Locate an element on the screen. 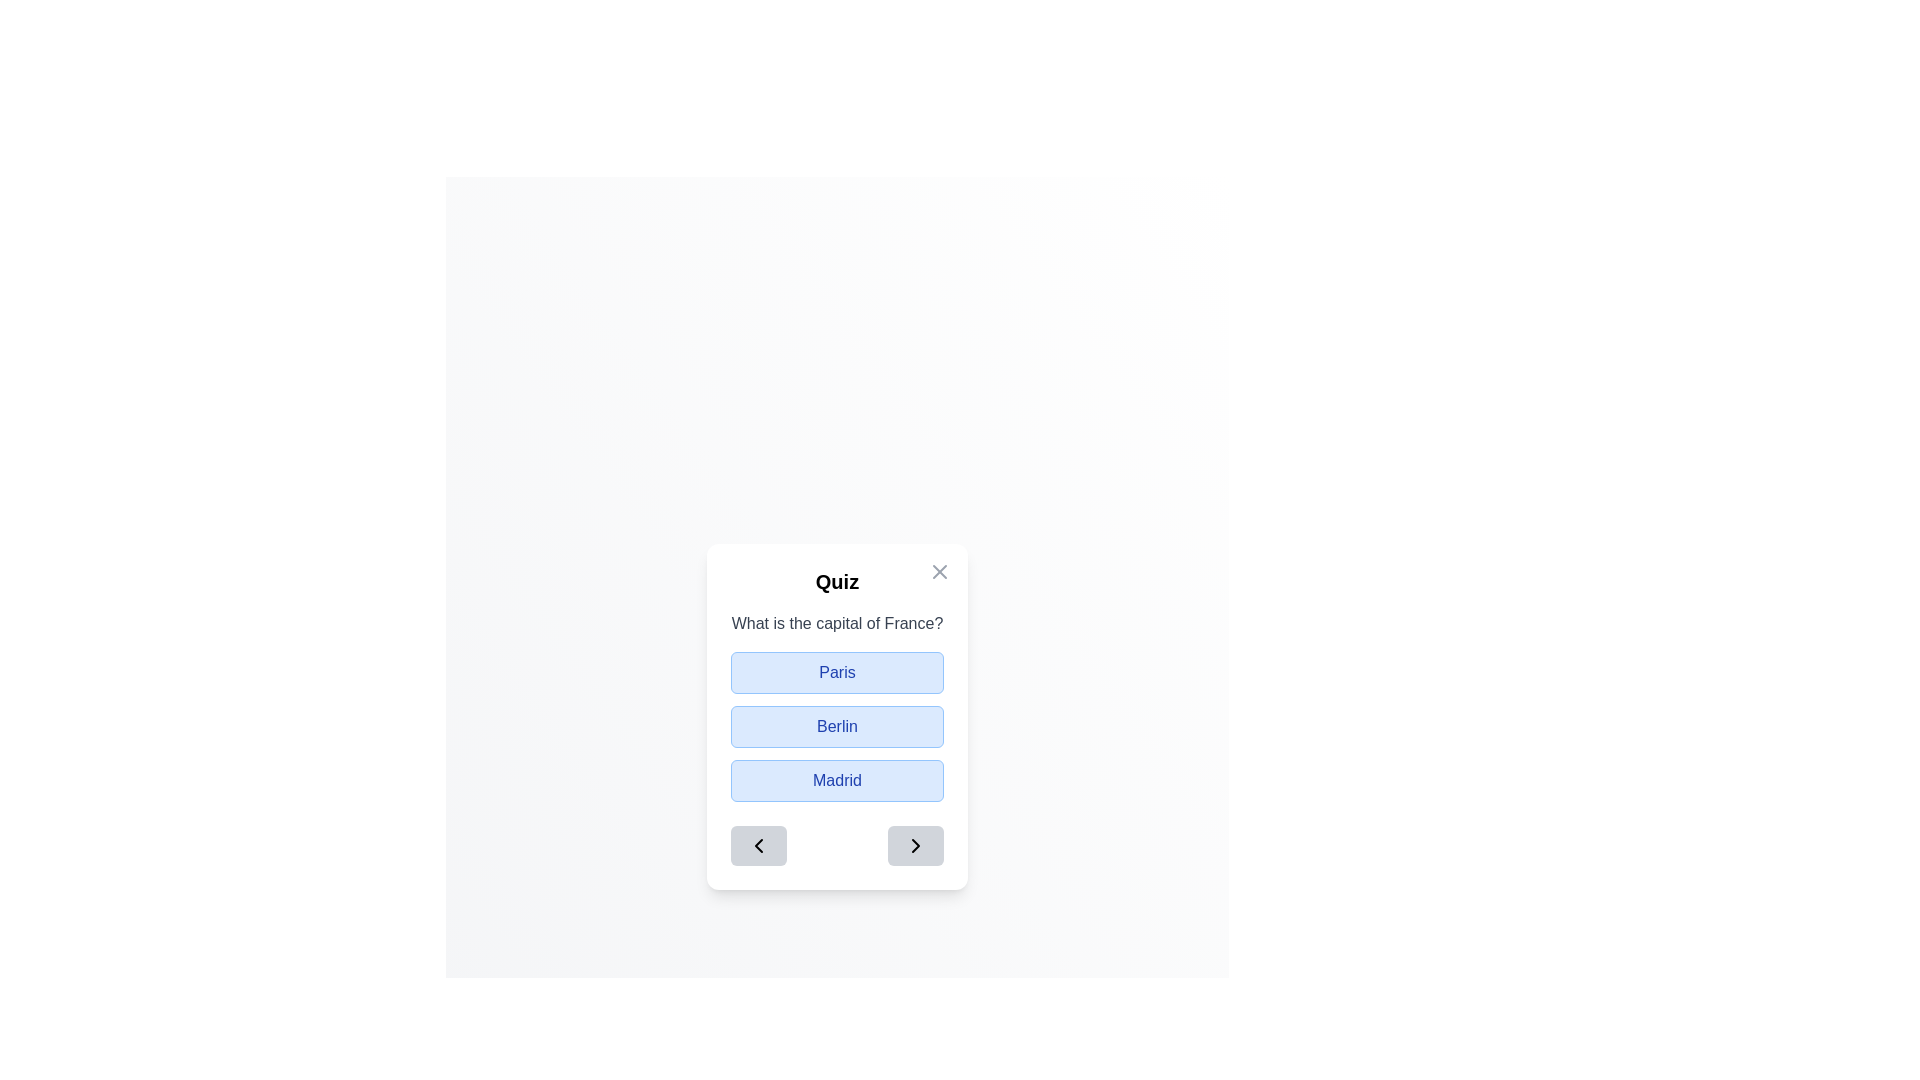  the left-pointing chevron arrow icon located inside a square button in the lower-left area of the dialog box is located at coordinates (757, 845).